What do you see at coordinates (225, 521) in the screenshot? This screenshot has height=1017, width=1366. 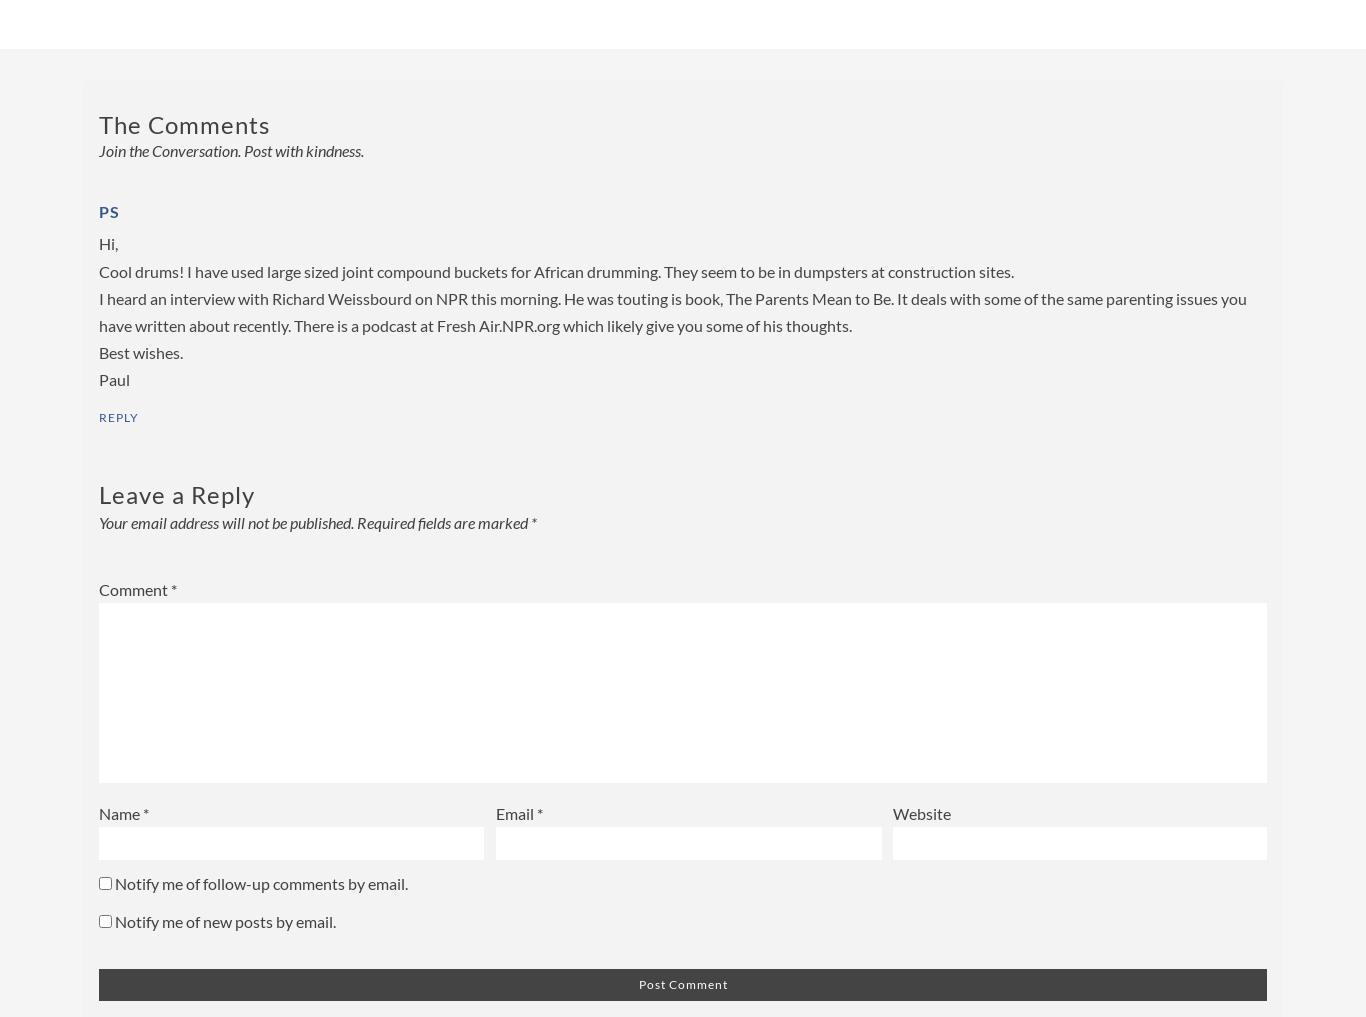 I see `'Your email address will not be published.'` at bounding box center [225, 521].